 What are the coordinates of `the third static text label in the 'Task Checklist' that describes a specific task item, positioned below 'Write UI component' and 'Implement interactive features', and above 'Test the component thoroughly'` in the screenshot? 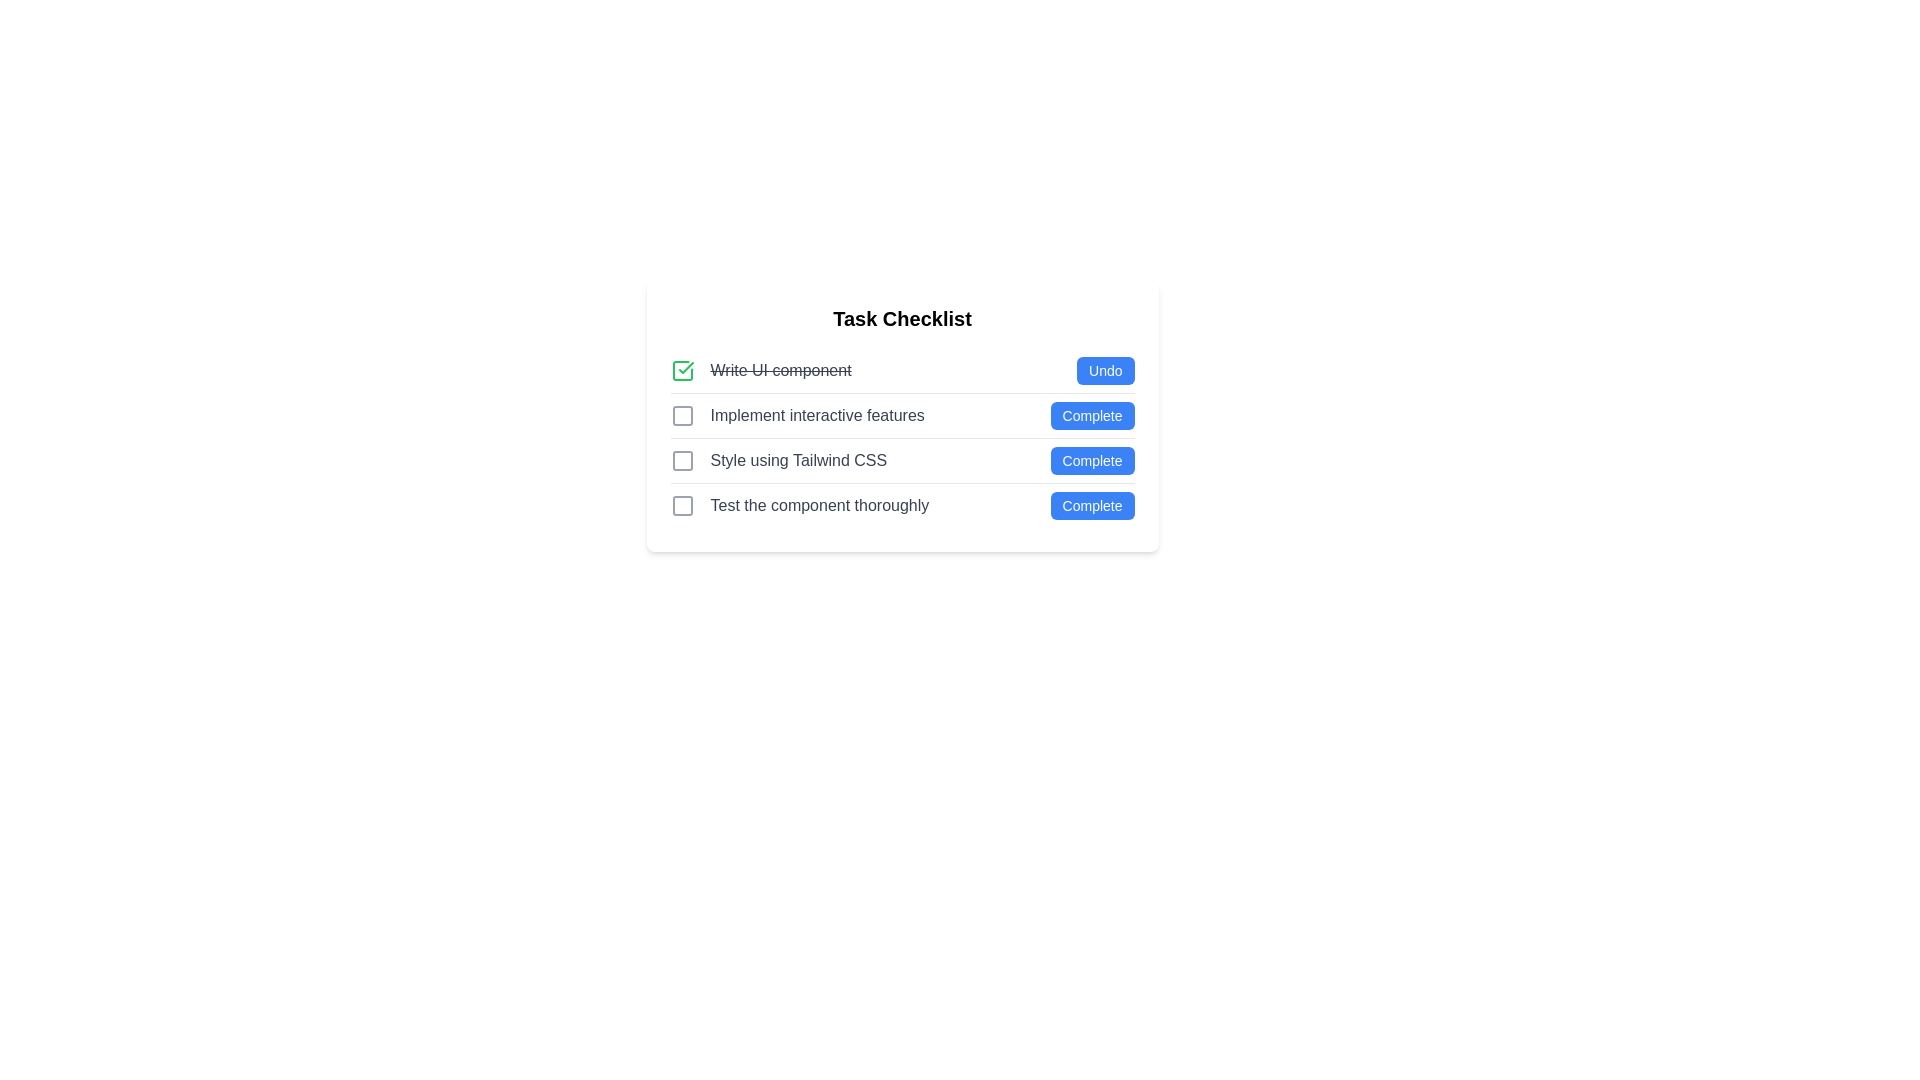 It's located at (797, 461).